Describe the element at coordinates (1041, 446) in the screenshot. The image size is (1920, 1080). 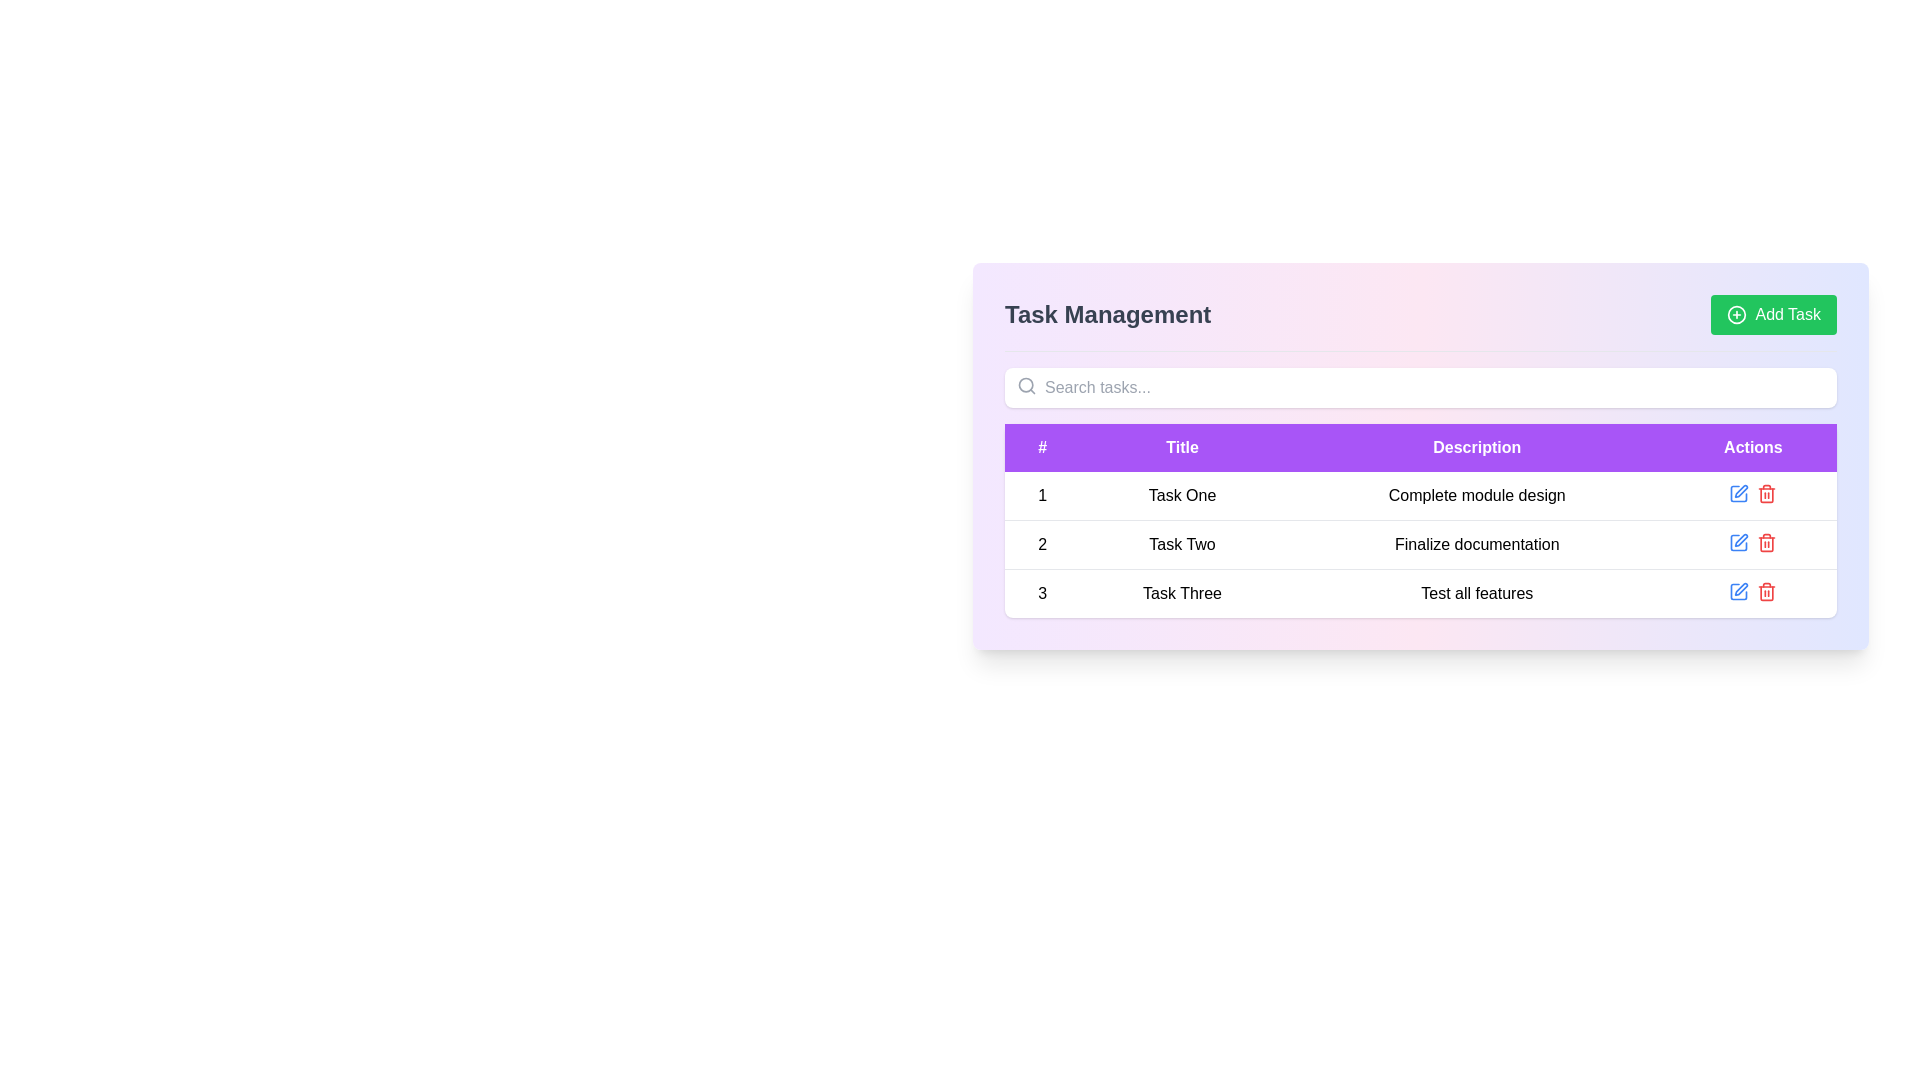
I see `the column header symbol `#` which is displayed in white on a purple background, located in the top-left corner of the table's header row` at that location.